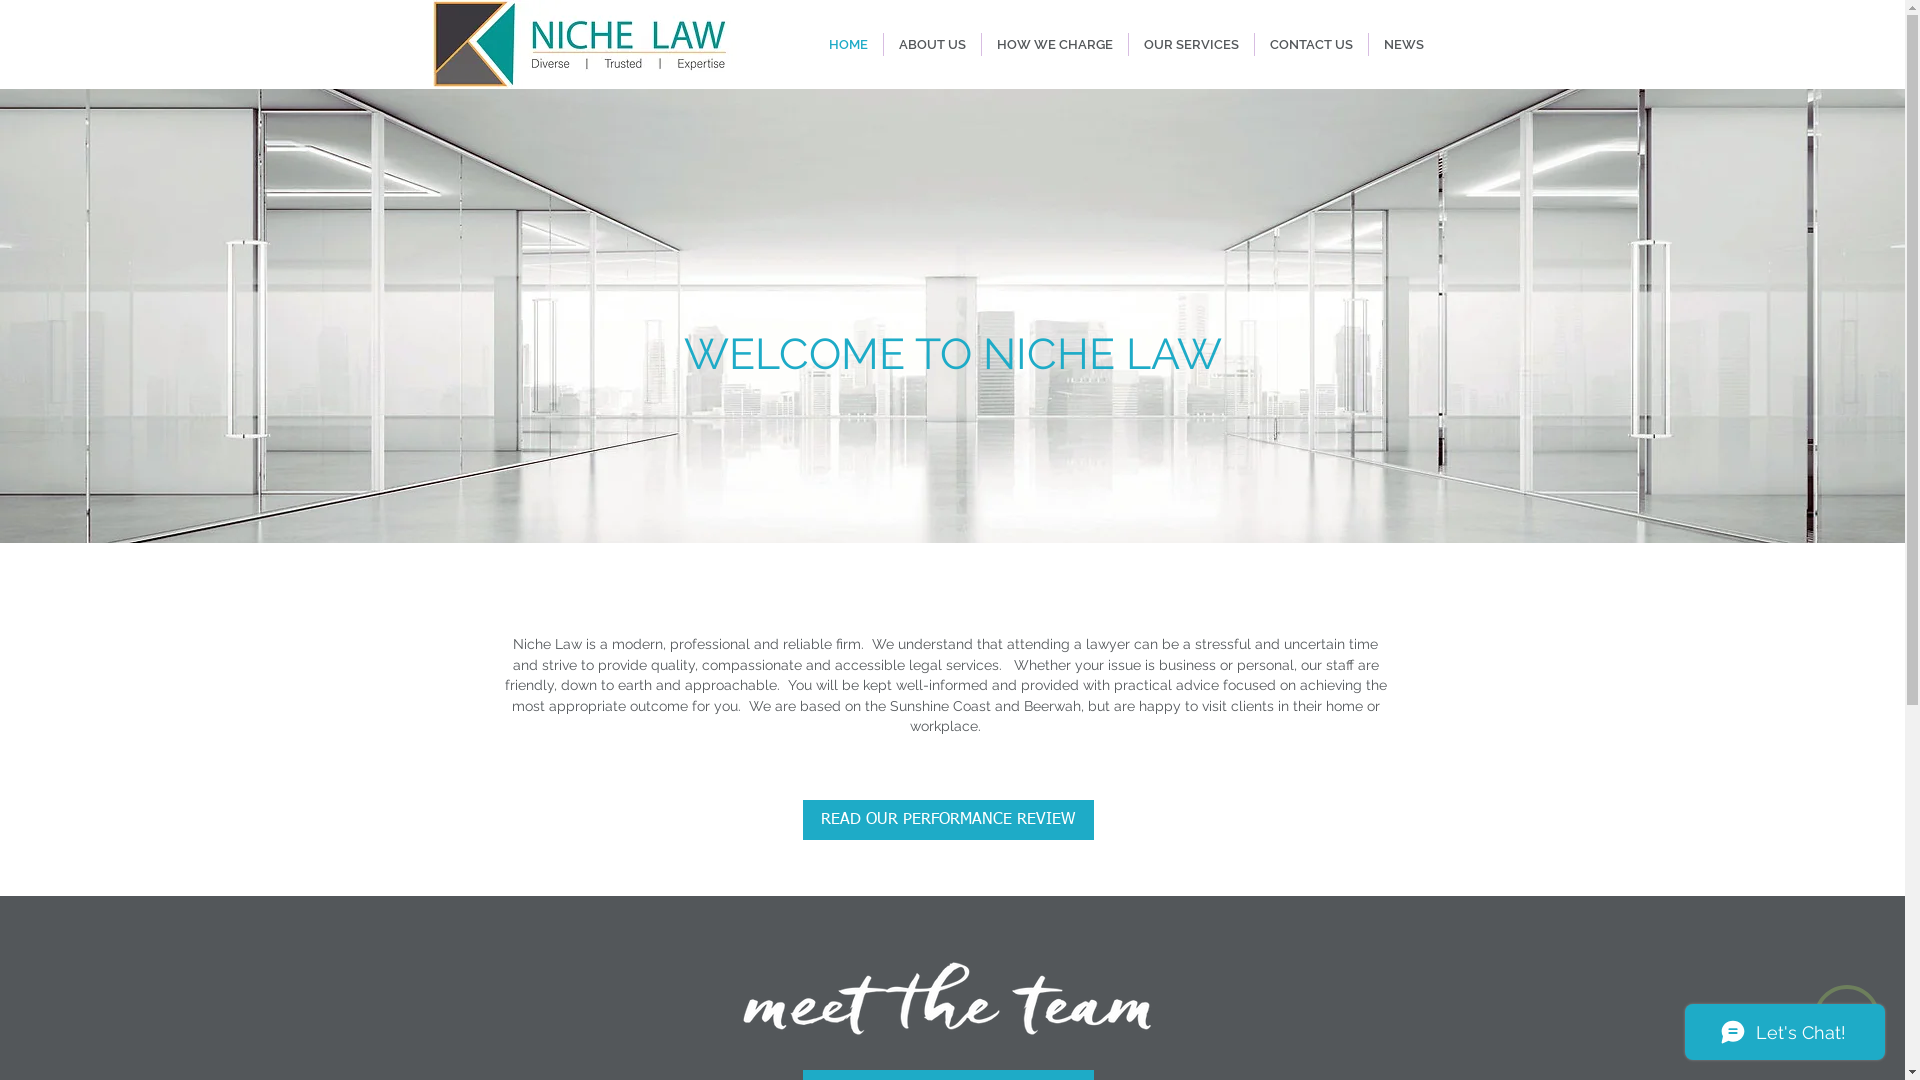 Image resolution: width=1920 pixels, height=1080 pixels. What do you see at coordinates (931, 44) in the screenshot?
I see `'ABOUT US'` at bounding box center [931, 44].